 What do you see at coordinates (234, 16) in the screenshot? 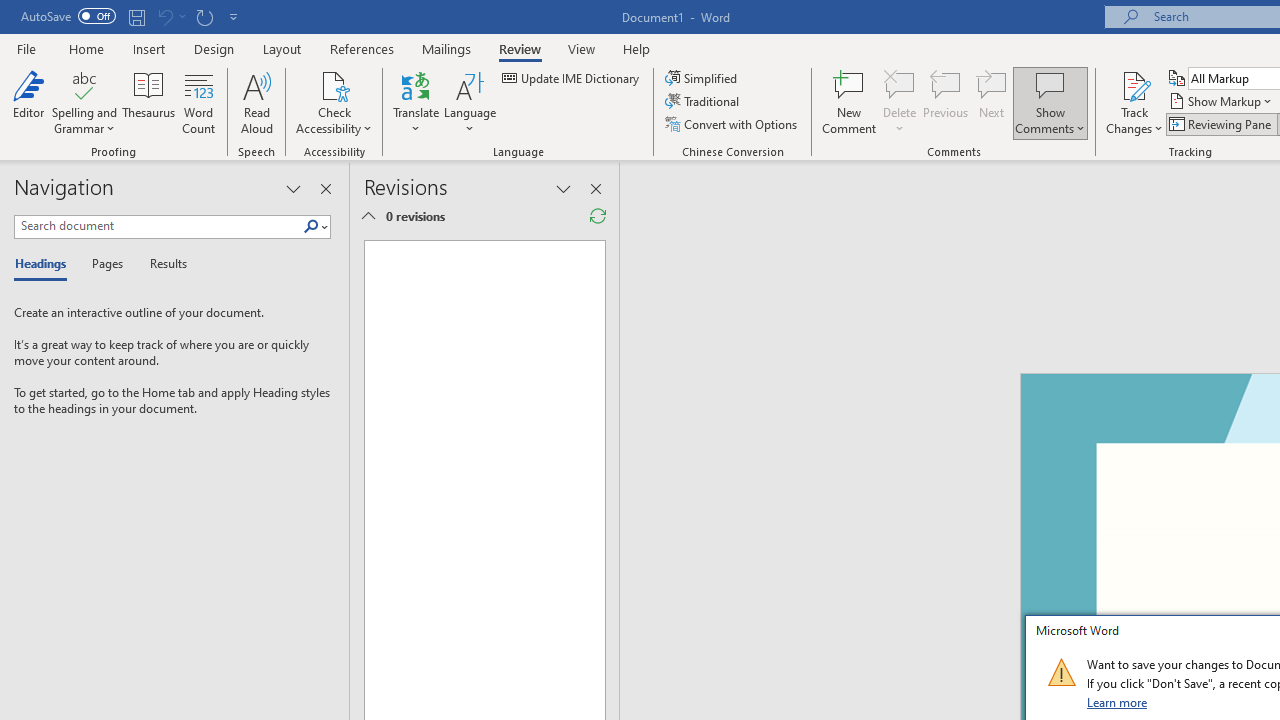
I see `'Customize Quick Access Toolbar'` at bounding box center [234, 16].